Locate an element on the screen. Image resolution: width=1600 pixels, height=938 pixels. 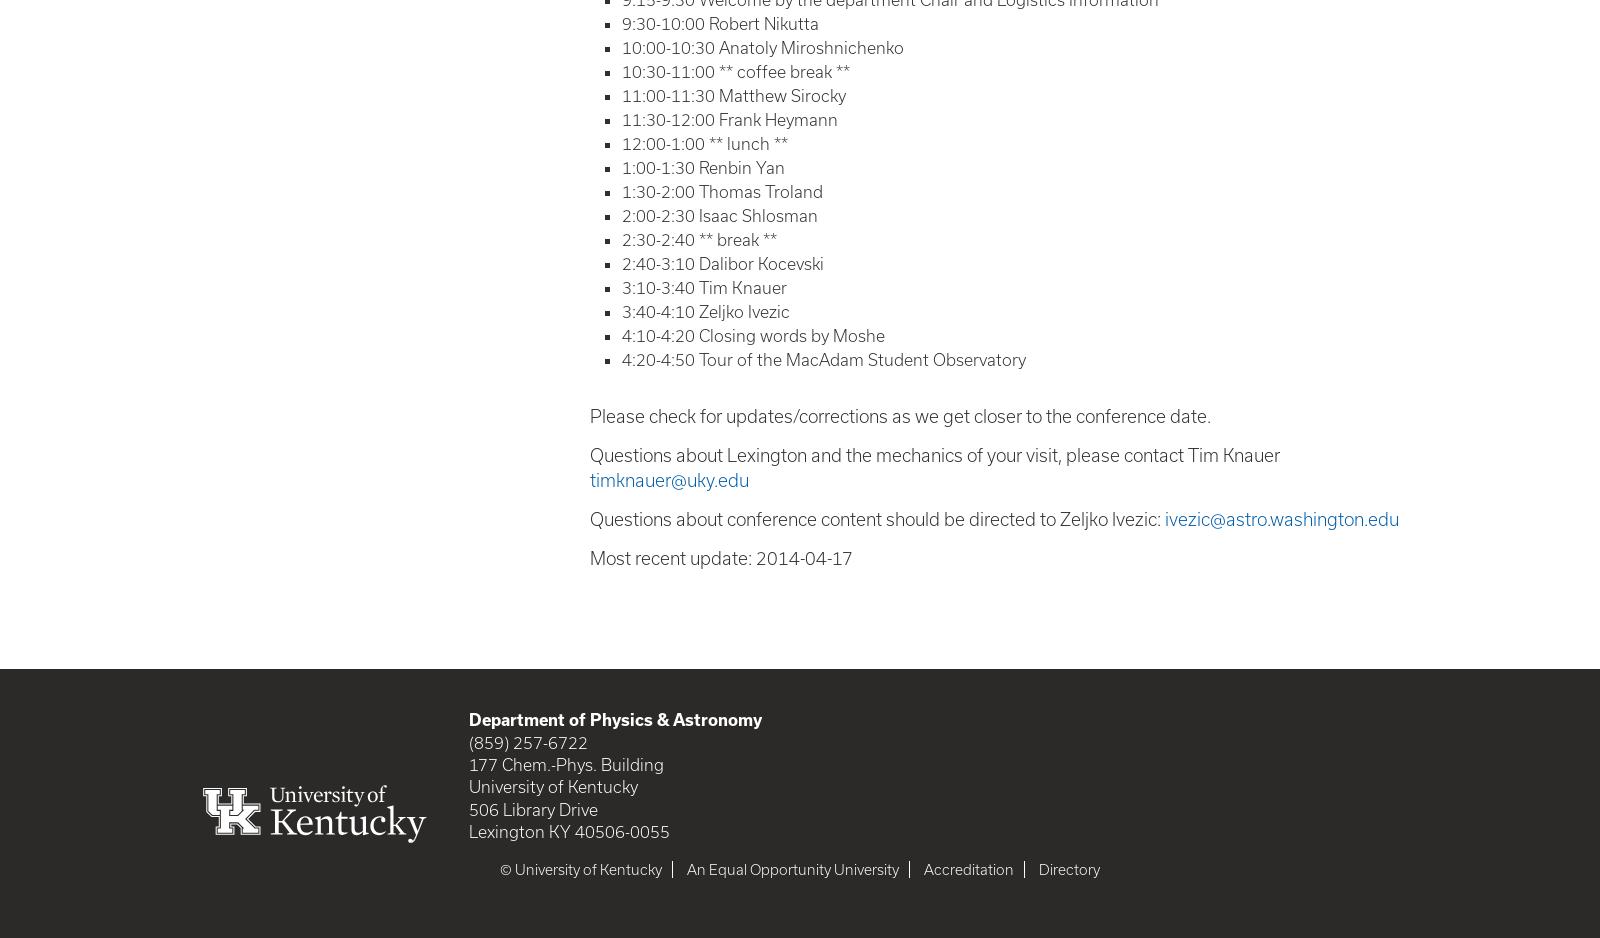
'11:30-12:00 Frank Heymann' is located at coordinates (730, 117).